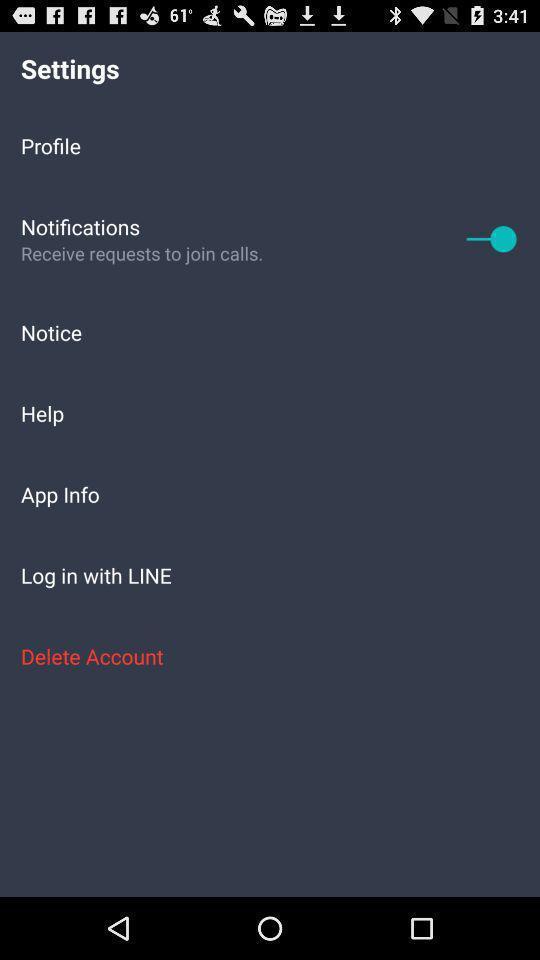 This screenshot has height=960, width=540. What do you see at coordinates (270, 655) in the screenshot?
I see `delete account icon` at bounding box center [270, 655].